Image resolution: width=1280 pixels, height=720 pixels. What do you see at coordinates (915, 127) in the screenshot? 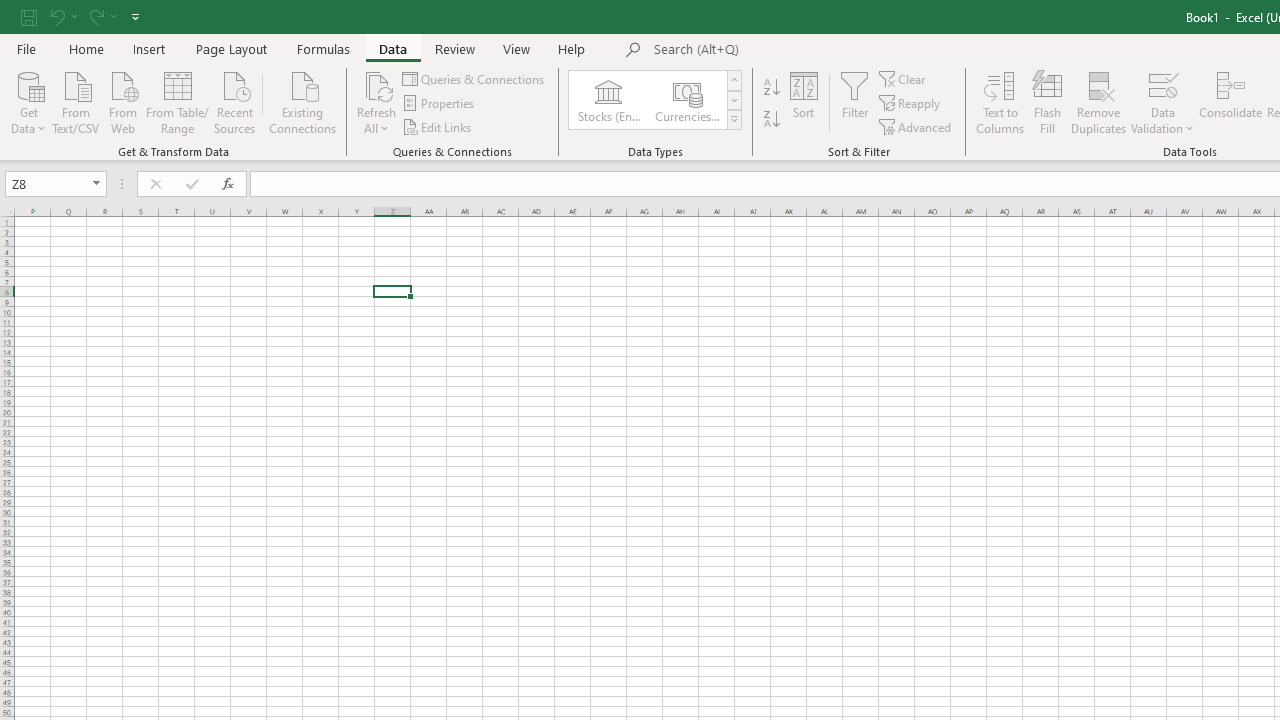
I see `'Advanced...'` at bounding box center [915, 127].